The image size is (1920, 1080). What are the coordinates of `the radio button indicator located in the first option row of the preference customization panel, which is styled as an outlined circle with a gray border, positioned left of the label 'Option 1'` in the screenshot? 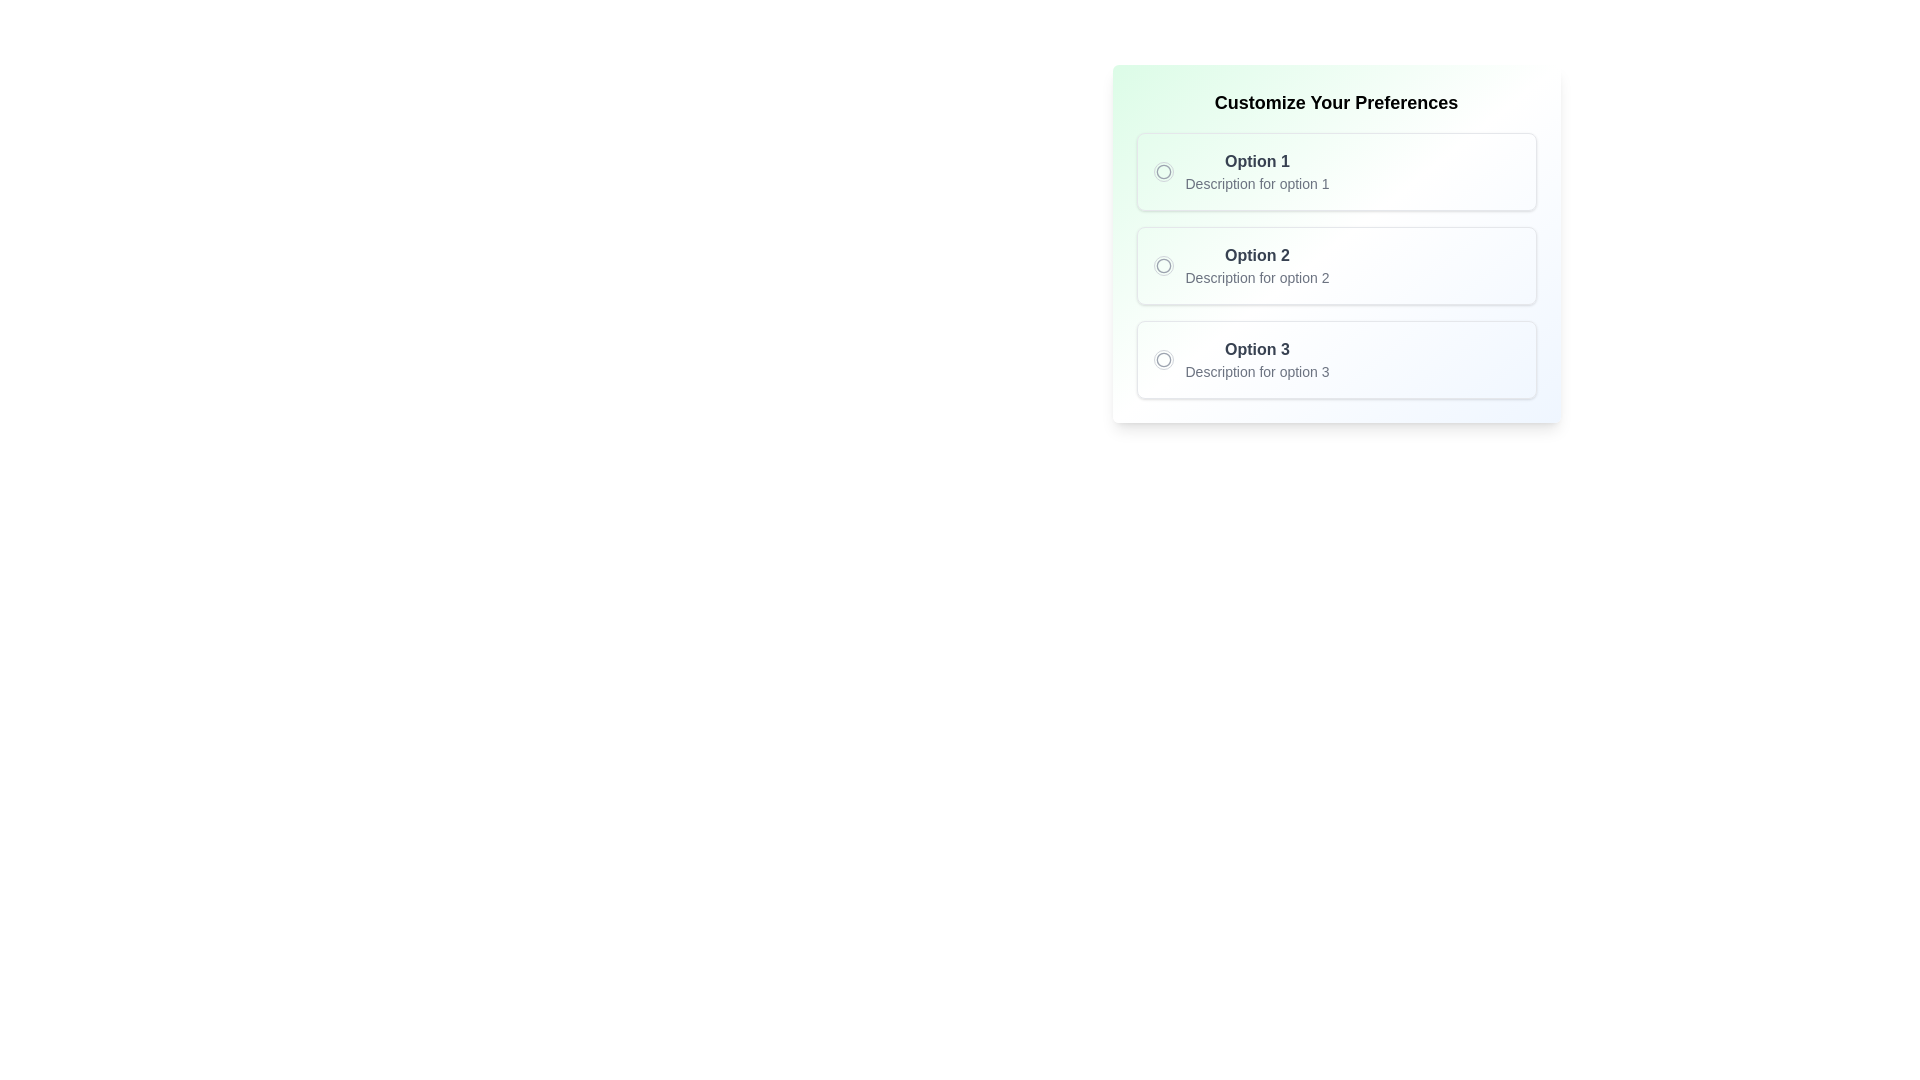 It's located at (1163, 171).